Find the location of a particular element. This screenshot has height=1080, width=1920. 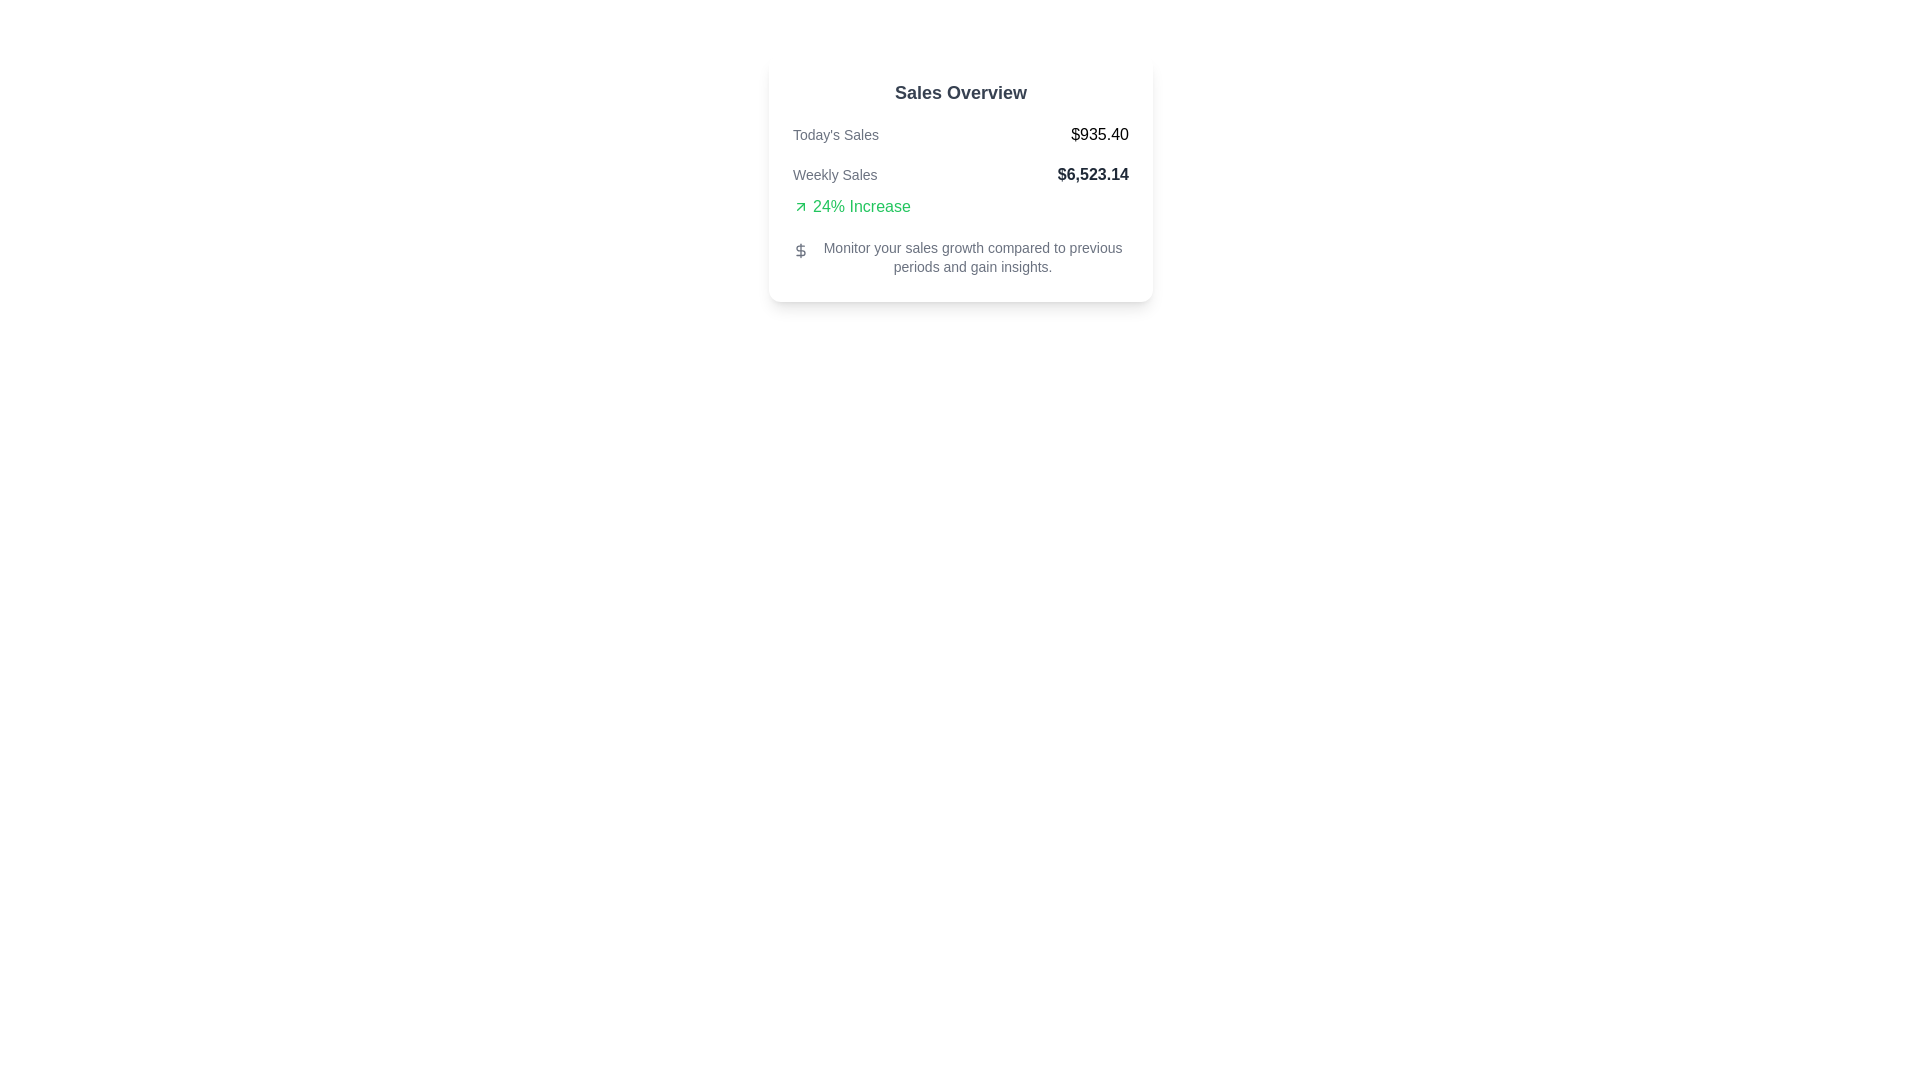

the dollar symbol icon, which has a thin, modern outline and is located to the left of the text block about monitoring sales growth is located at coordinates (801, 249).